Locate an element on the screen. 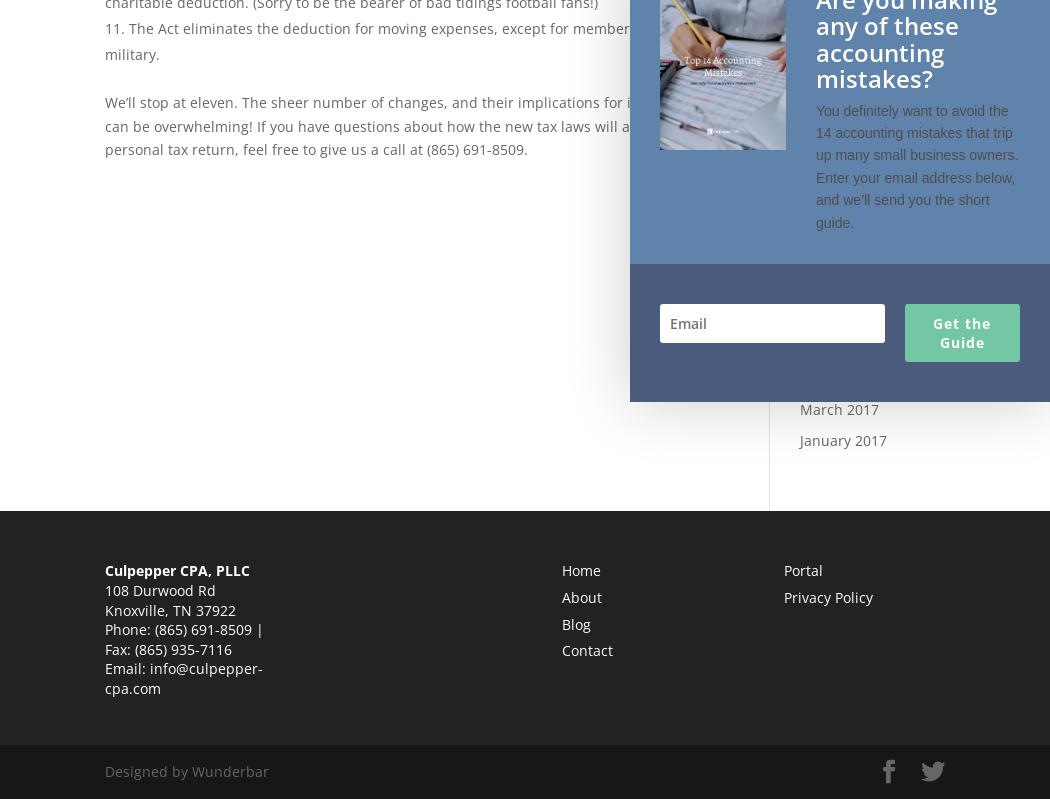 This screenshot has width=1050, height=799. 'April 2018' is located at coordinates (798, 132).